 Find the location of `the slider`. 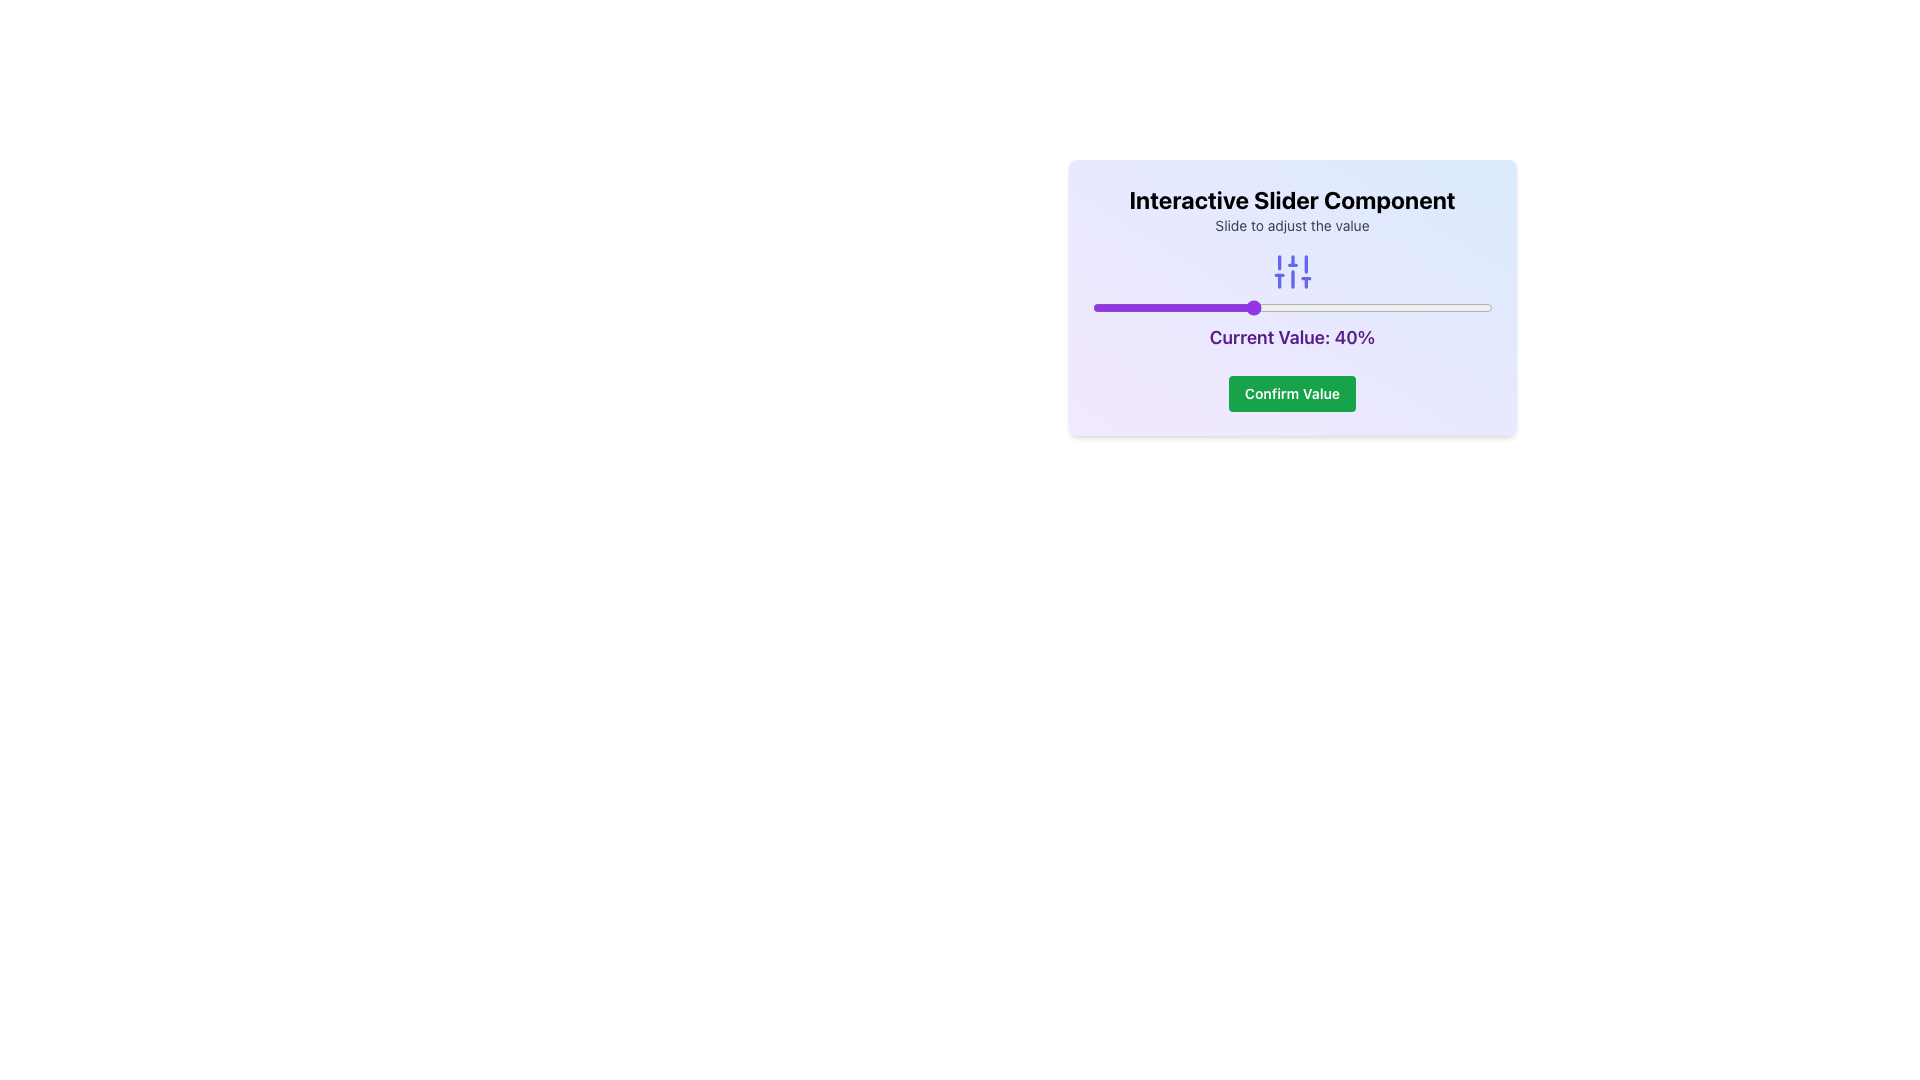

the slider is located at coordinates (1480, 308).